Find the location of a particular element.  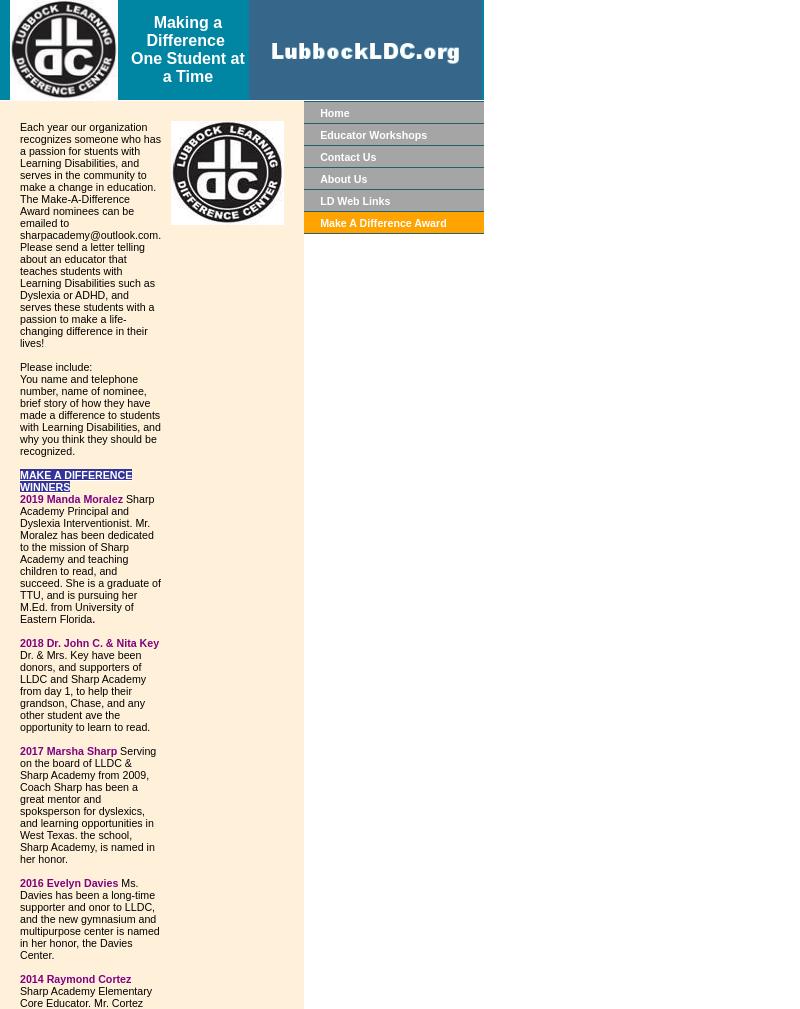

'Educator Workshops' is located at coordinates (372, 132).